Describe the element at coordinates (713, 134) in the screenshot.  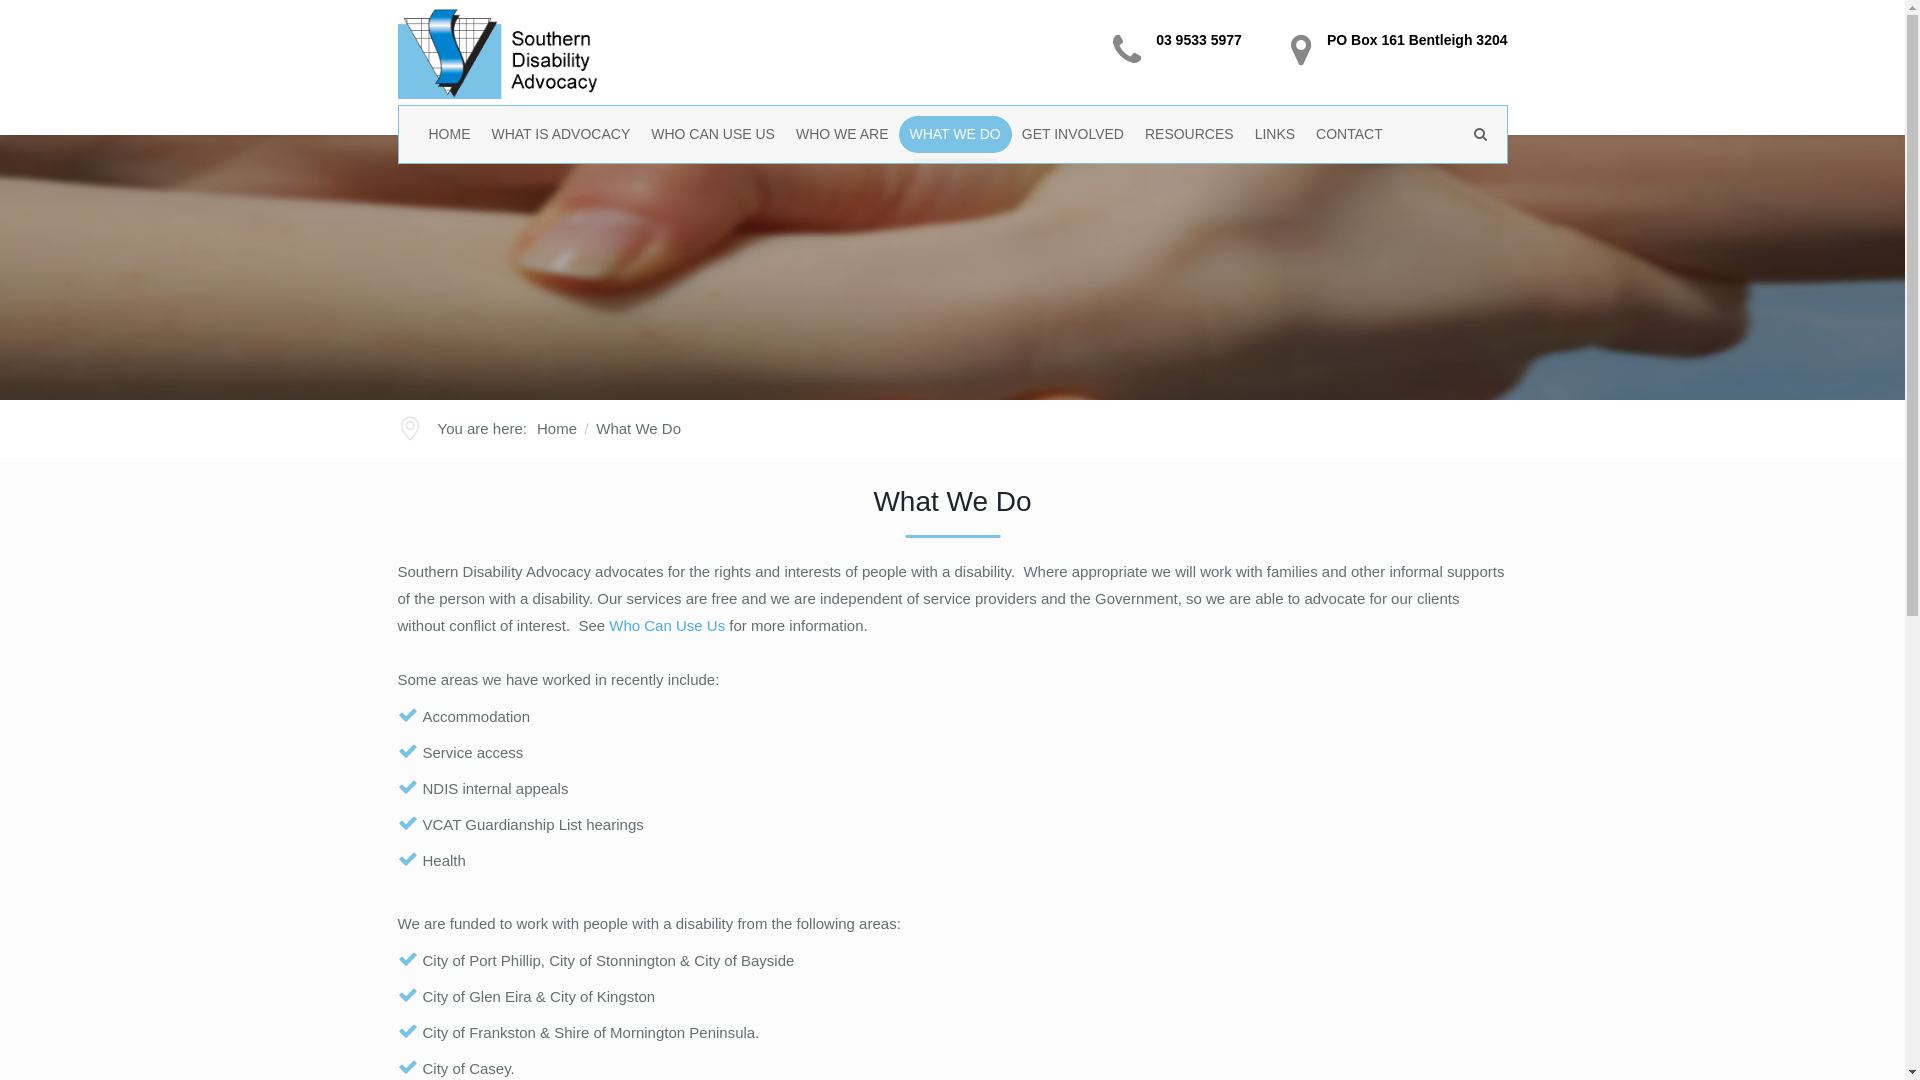
I see `'WHO CAN USE US'` at that location.